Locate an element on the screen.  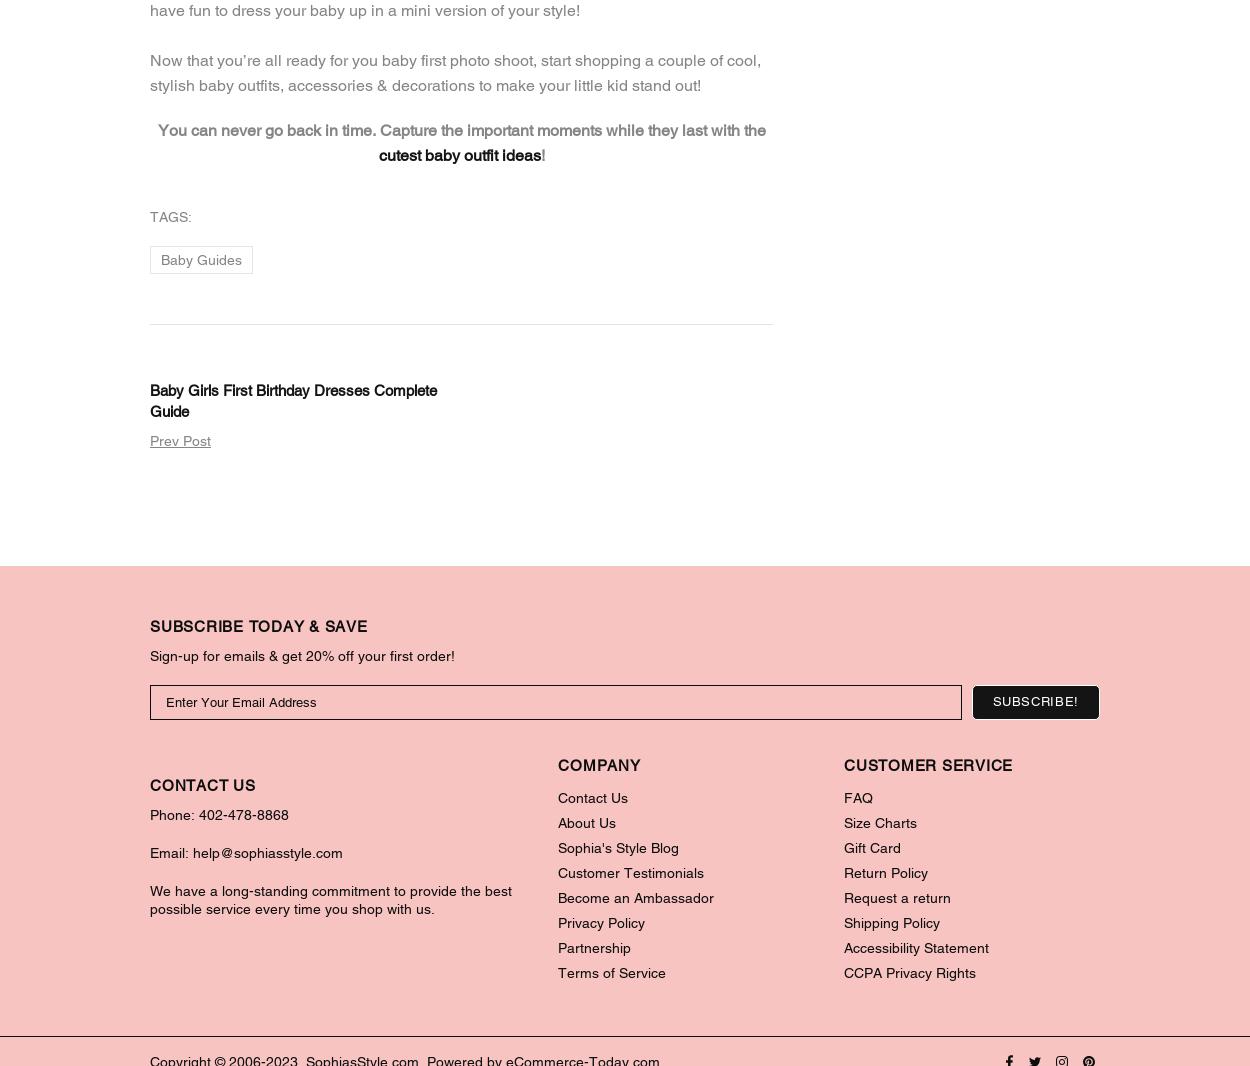
'We have a long-standing commitment to provide the best possible service every time you shop with us.' is located at coordinates (330, 898).